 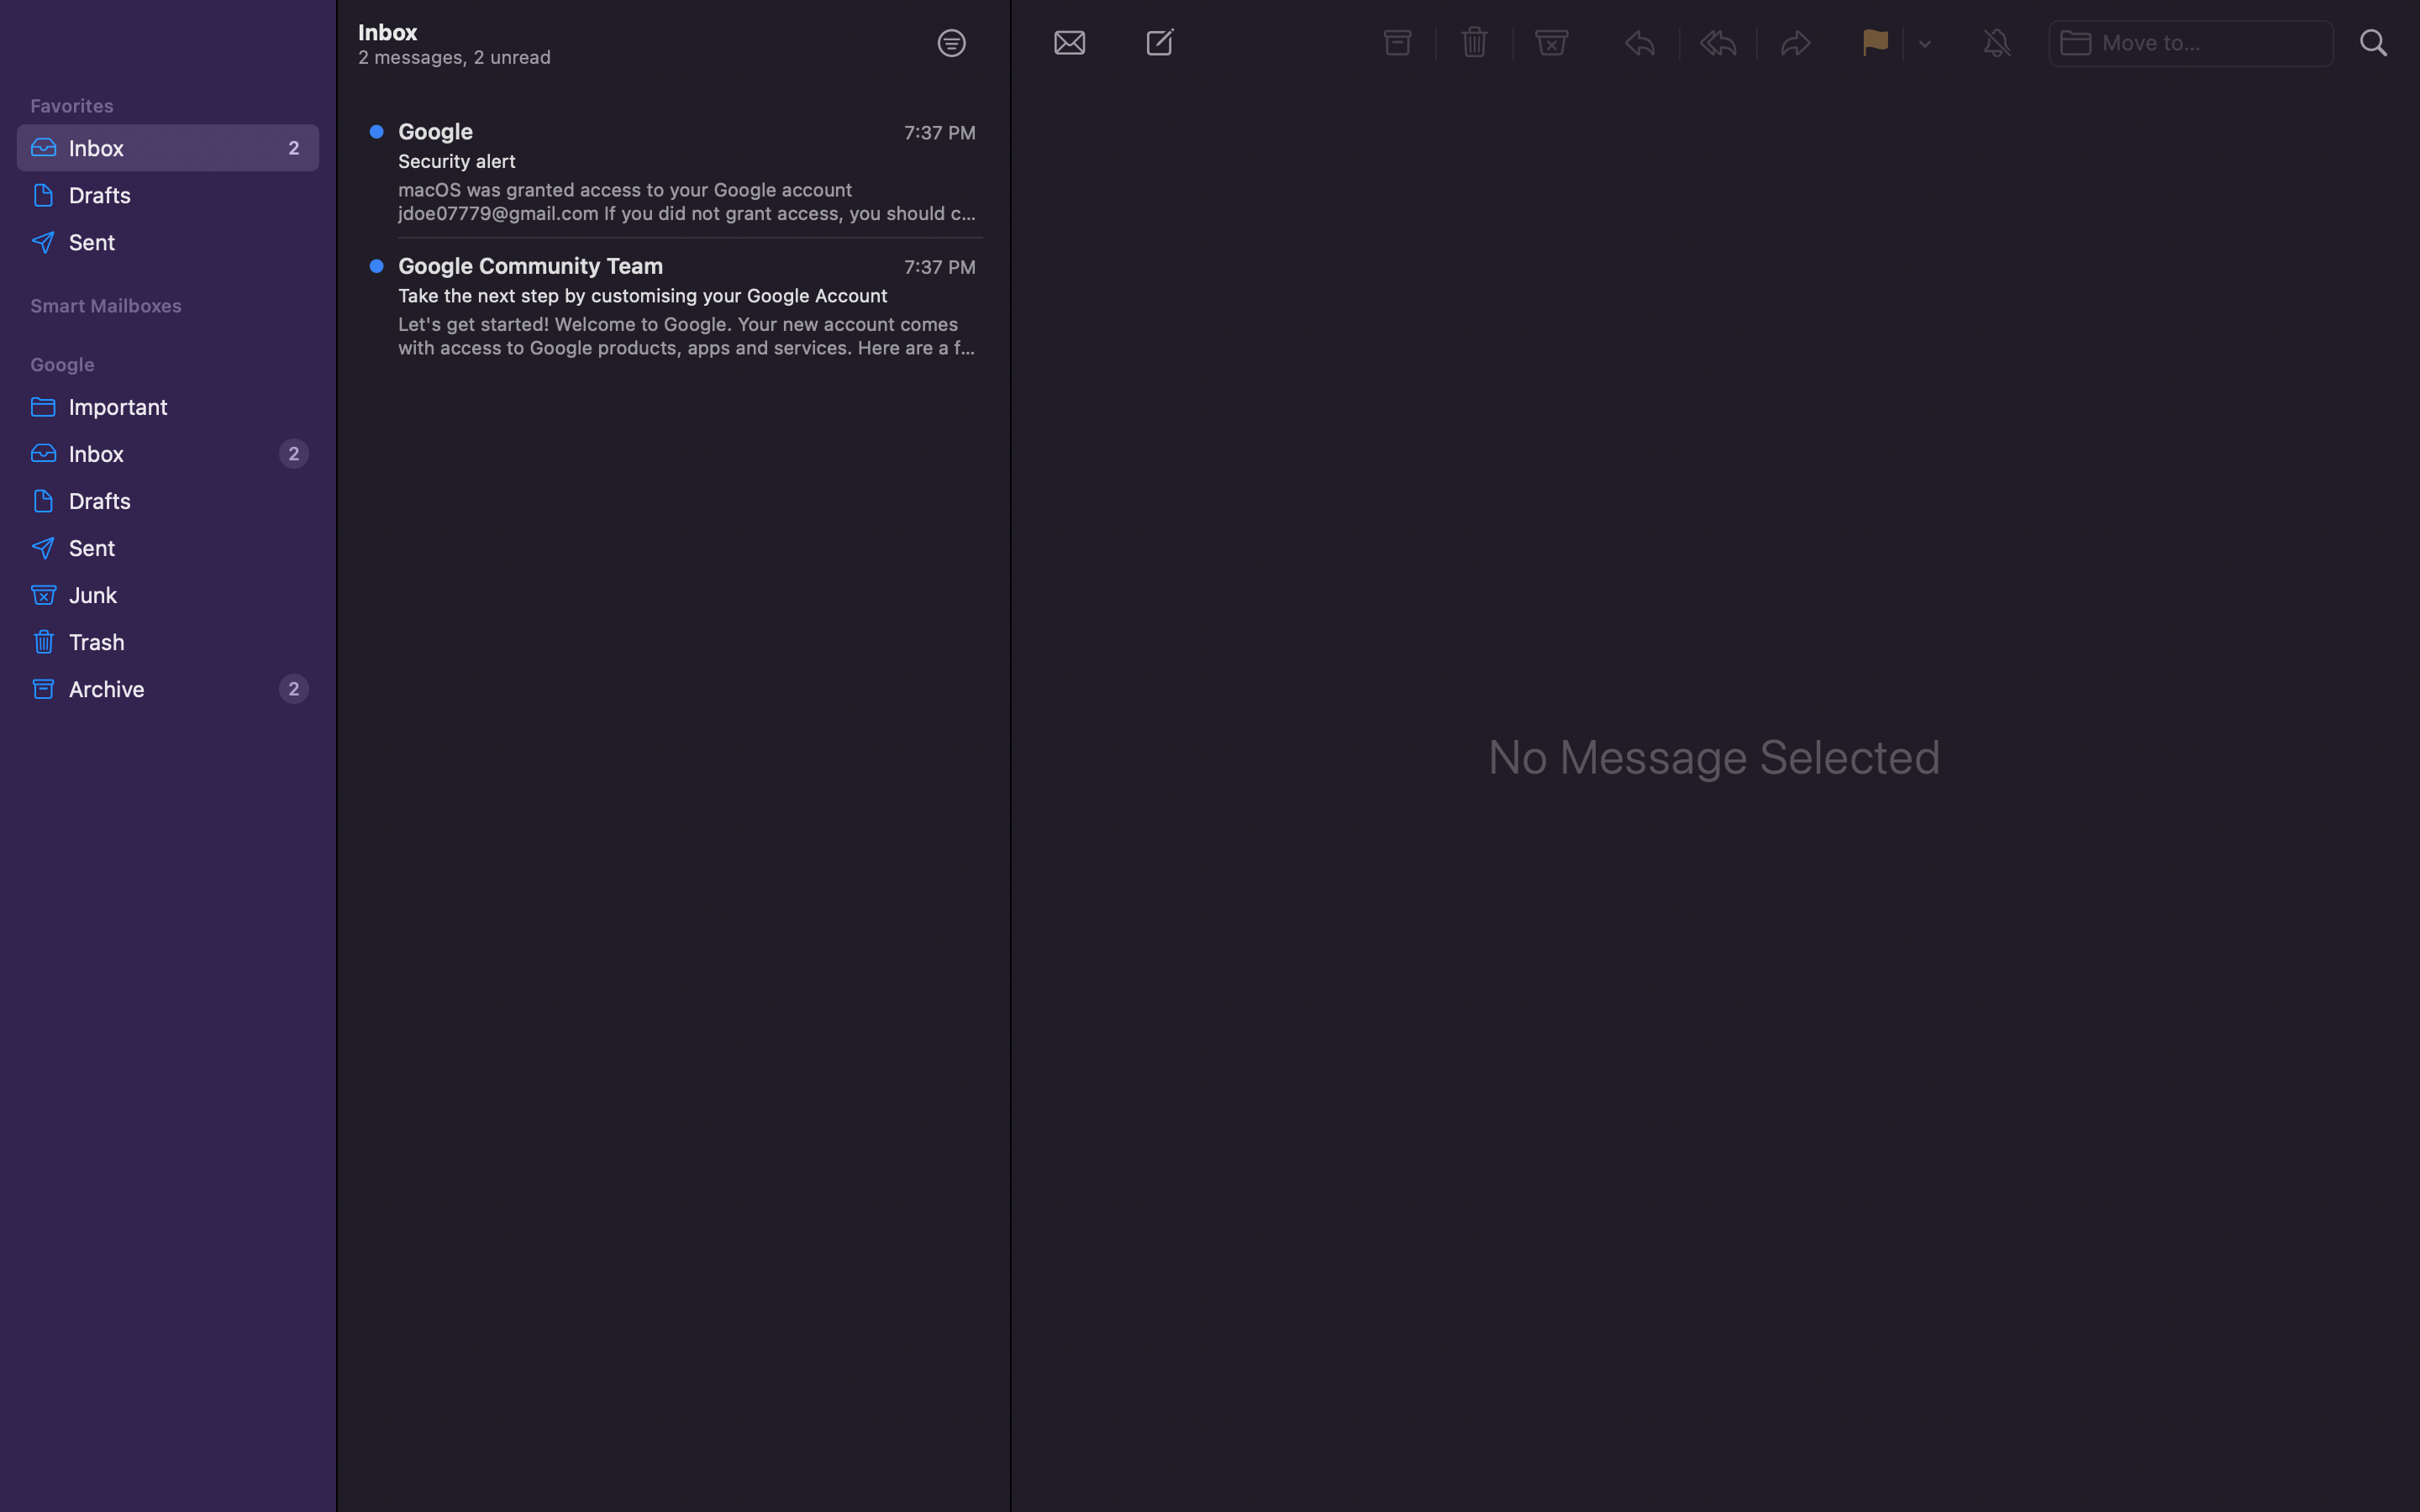 I want to click on the action to proceed the chosen message, so click(x=1797, y=46).